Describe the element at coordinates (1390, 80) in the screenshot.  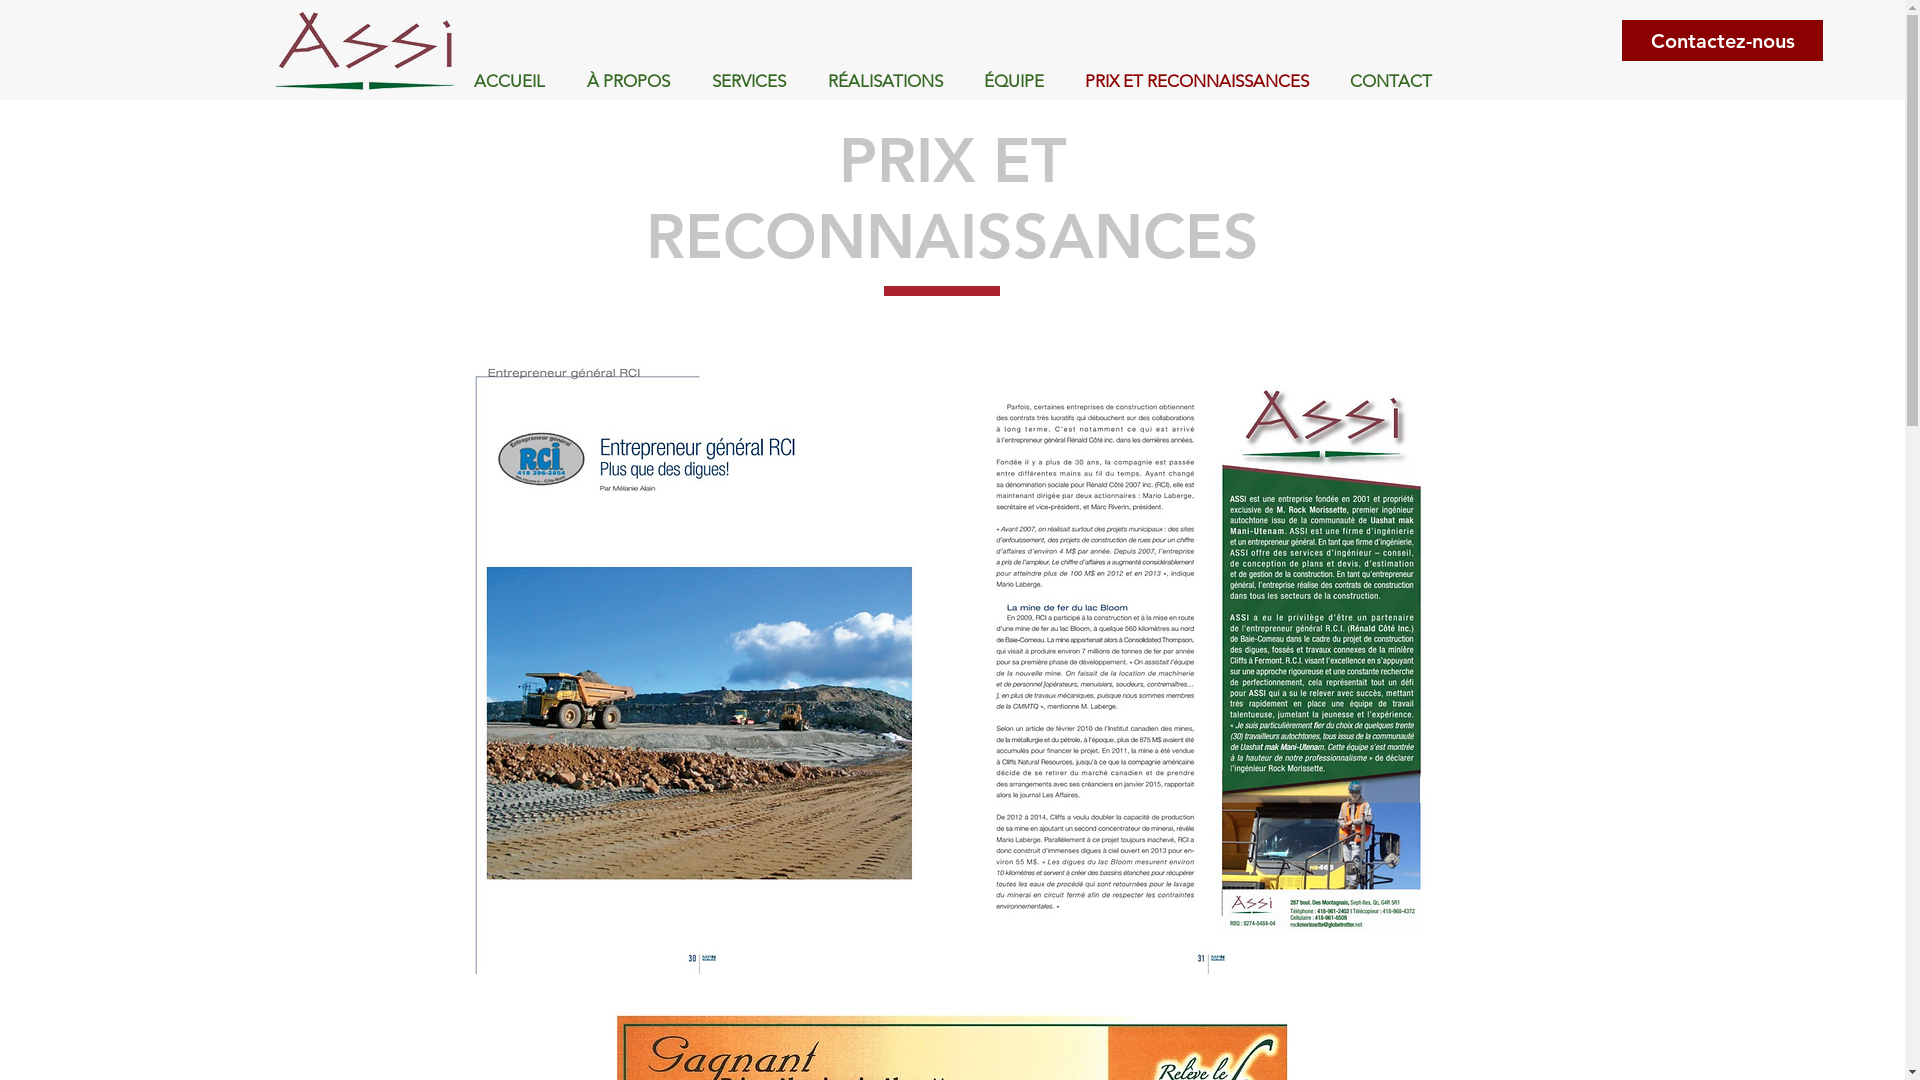
I see `'CONTACT'` at that location.